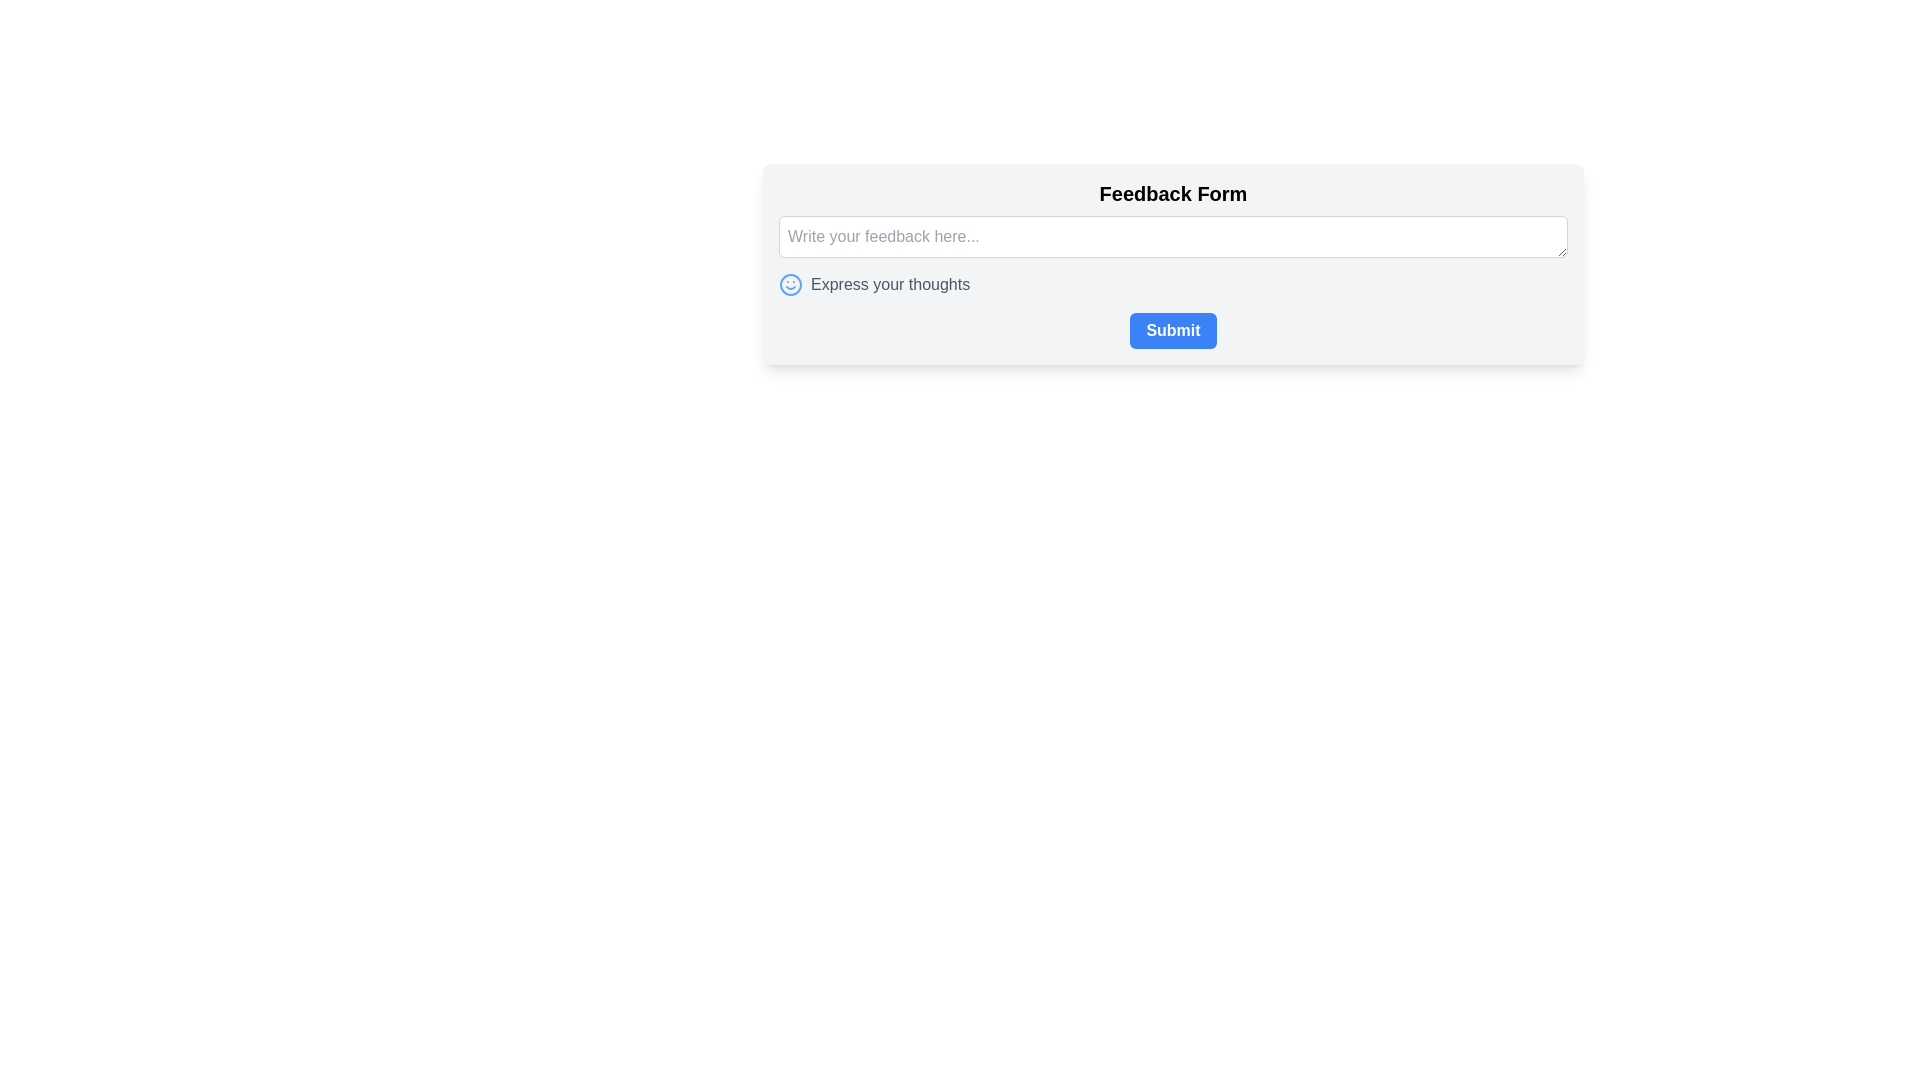  I want to click on the text input field with a light gray border and placeholder 'Write your feedback here...', so click(1173, 235).